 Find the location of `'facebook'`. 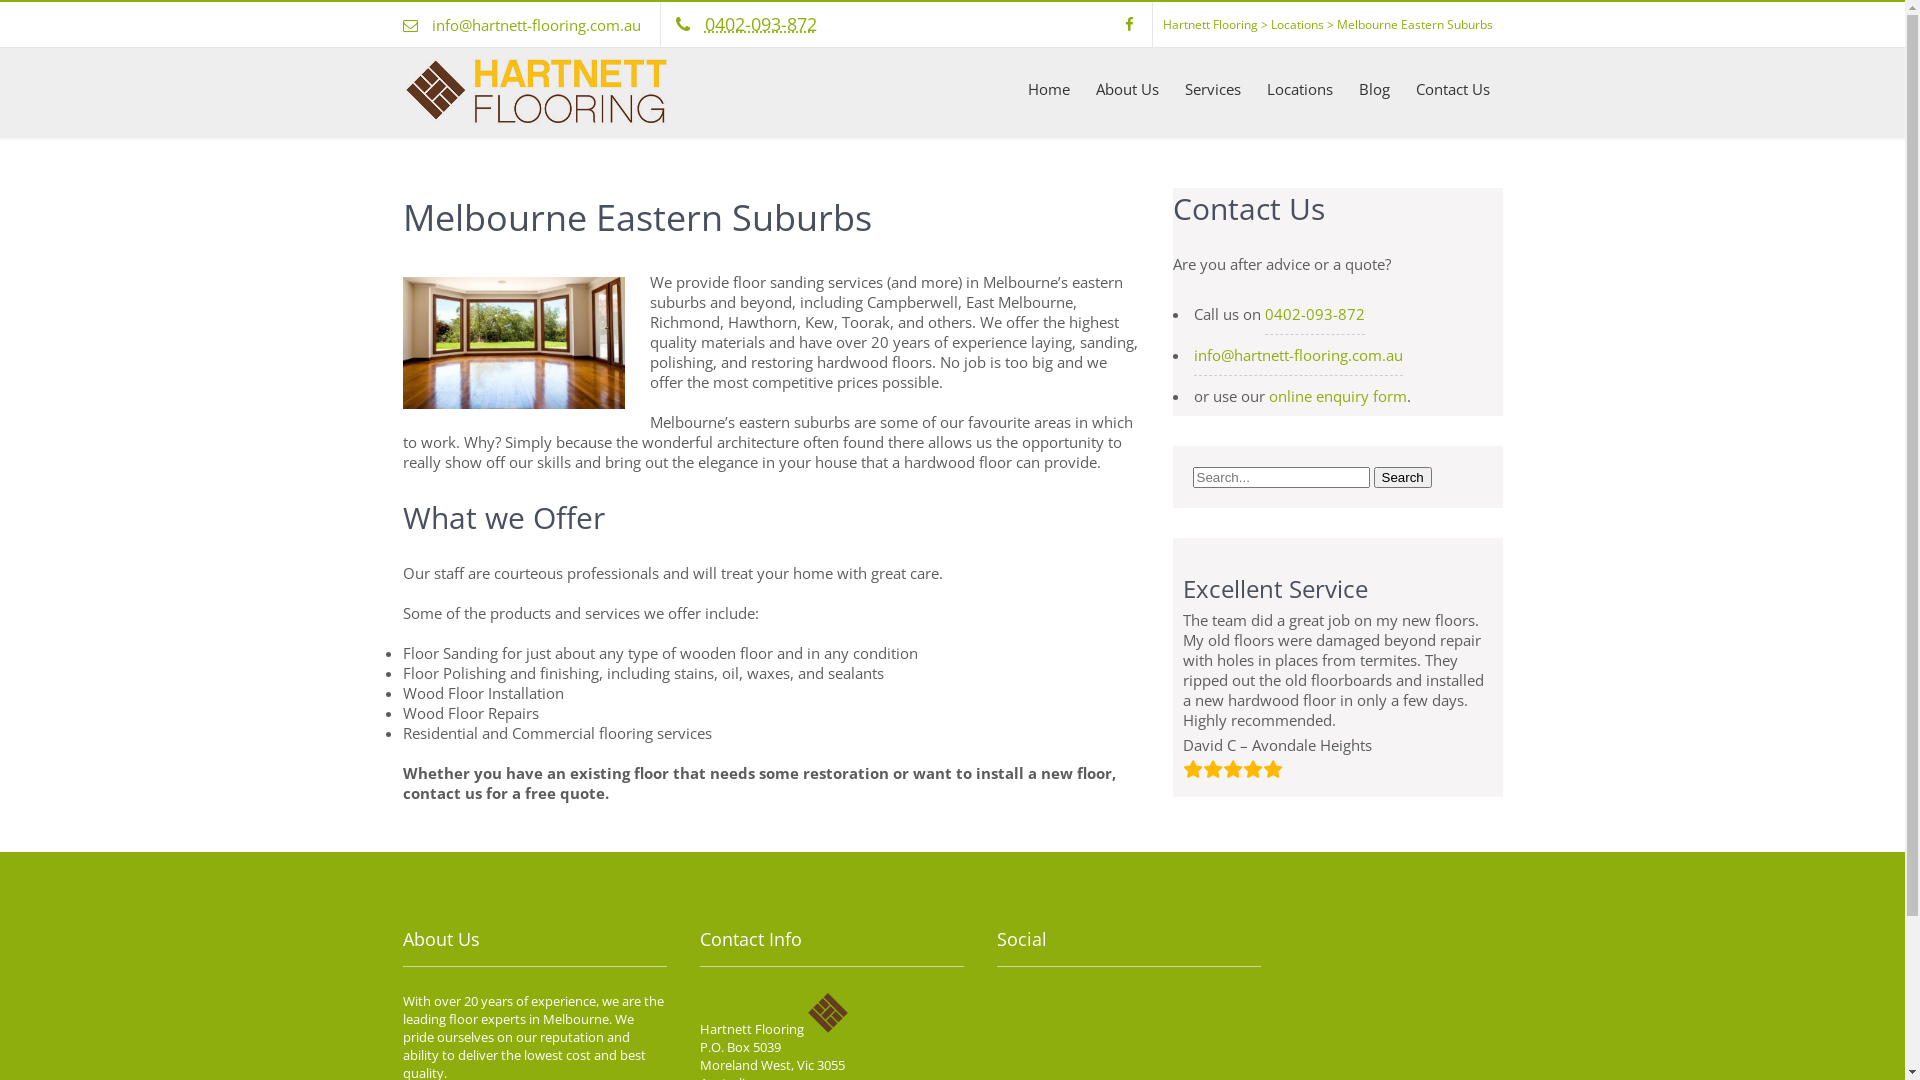

'facebook' is located at coordinates (1104, 24).